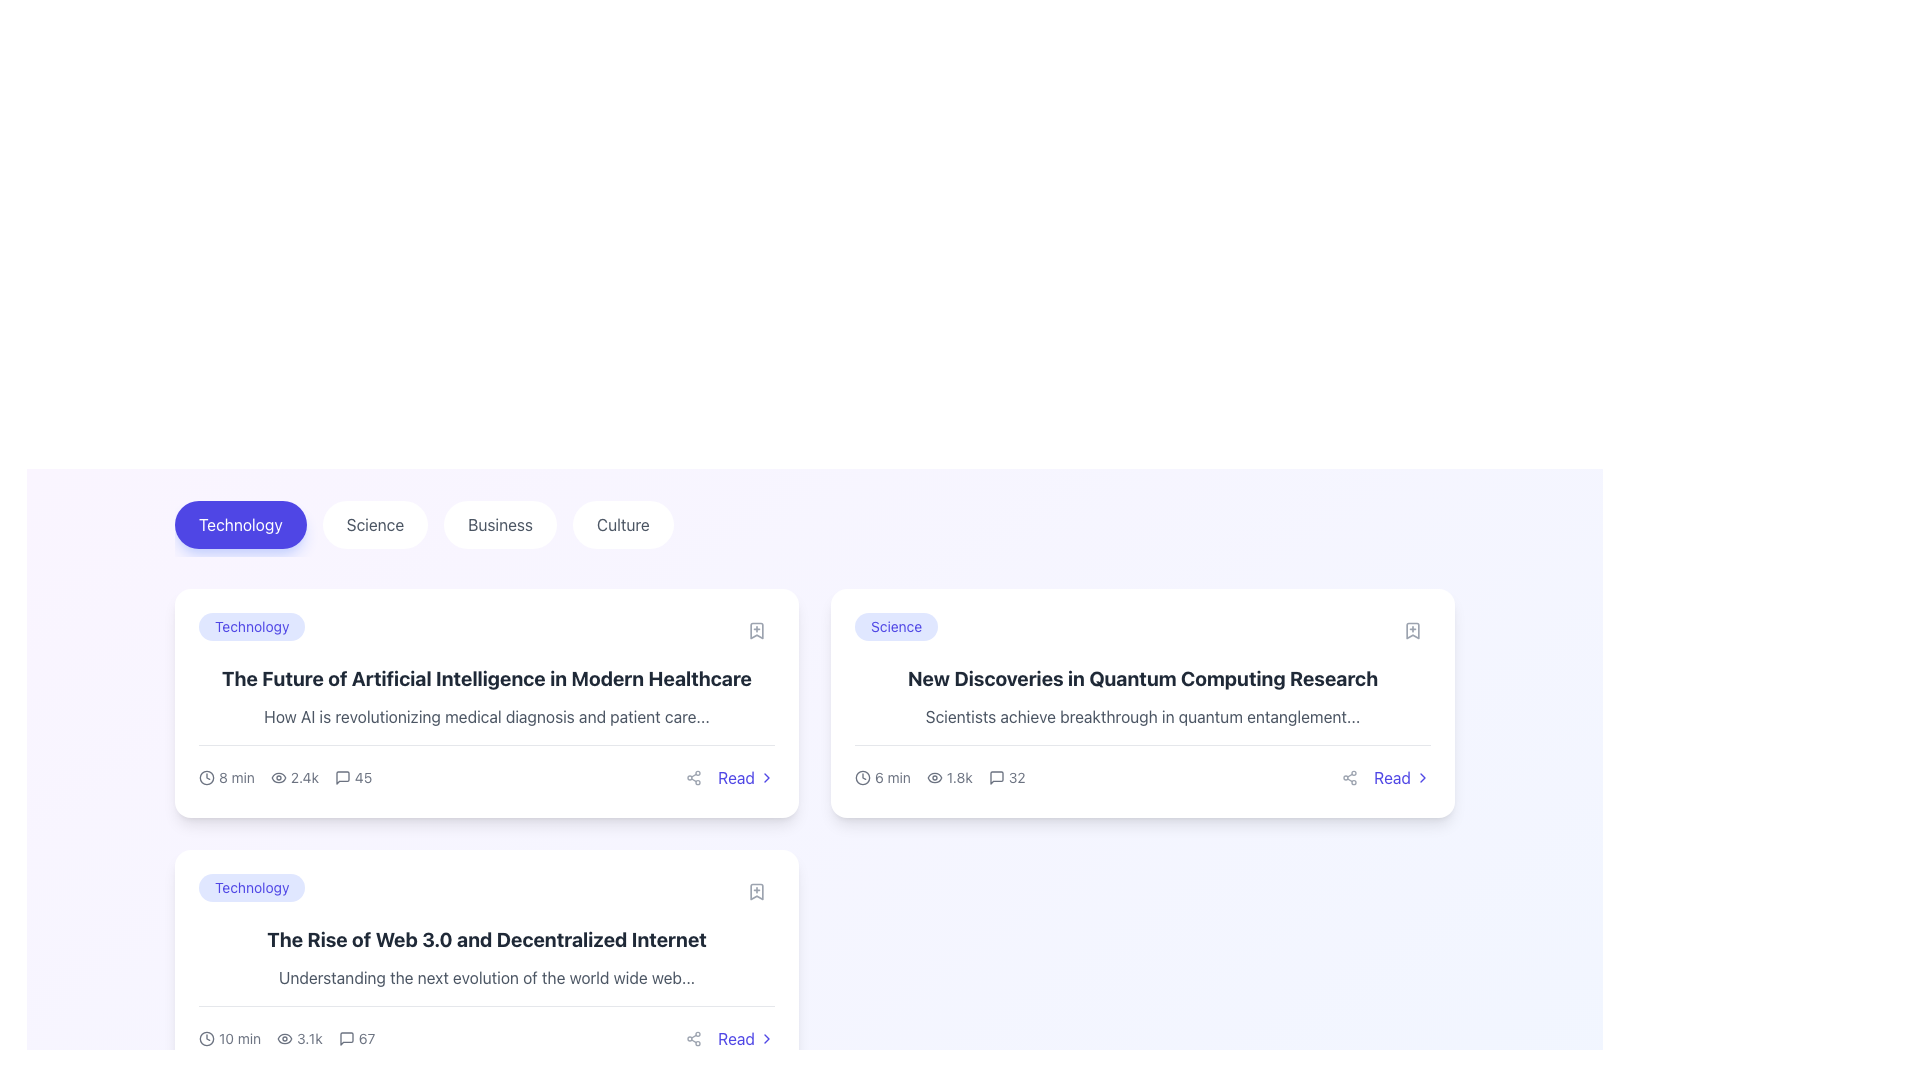  Describe the element at coordinates (298, 1037) in the screenshot. I see `the view count icon represented by an eye symbol, which displays '3.1k' and is located in the card titled 'The Rise of Web 3.0 and Decentralized Internet'` at that location.